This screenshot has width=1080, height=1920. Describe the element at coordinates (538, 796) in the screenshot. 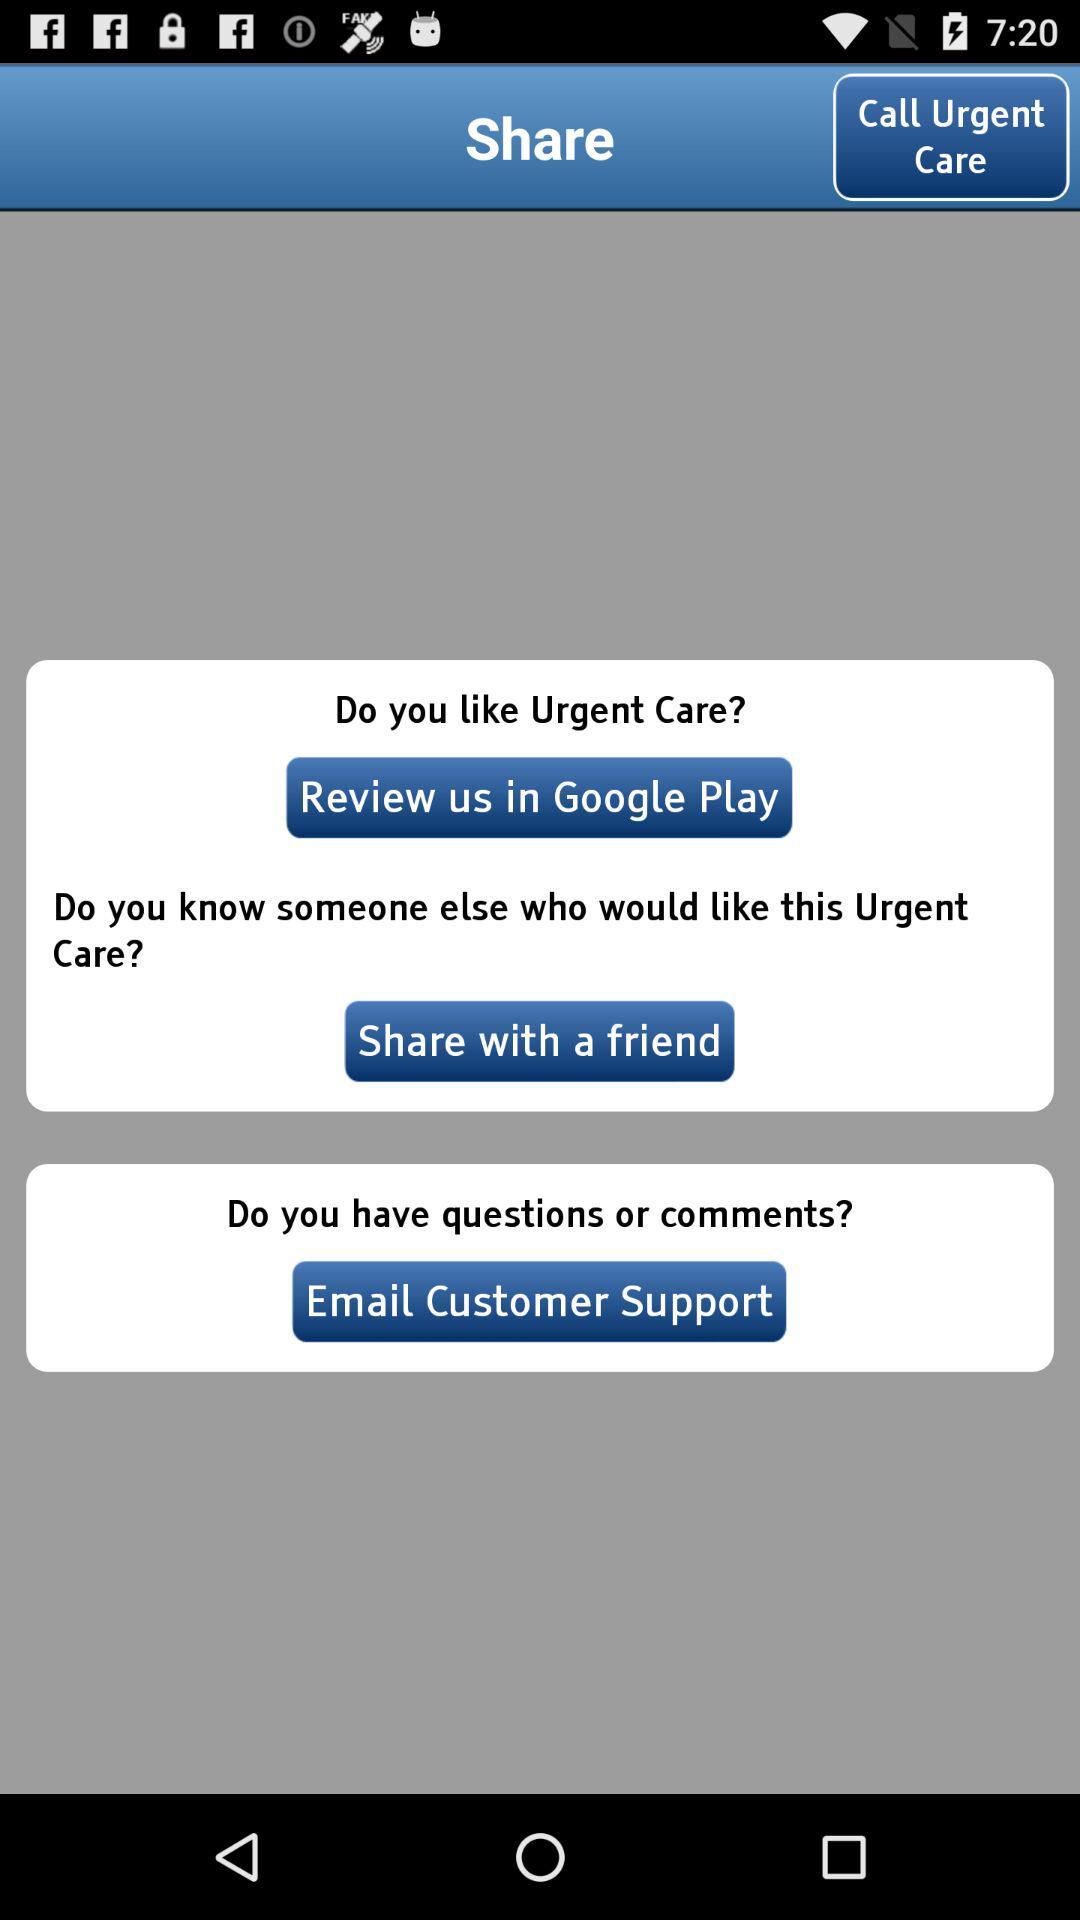

I see `the review us in icon` at that location.